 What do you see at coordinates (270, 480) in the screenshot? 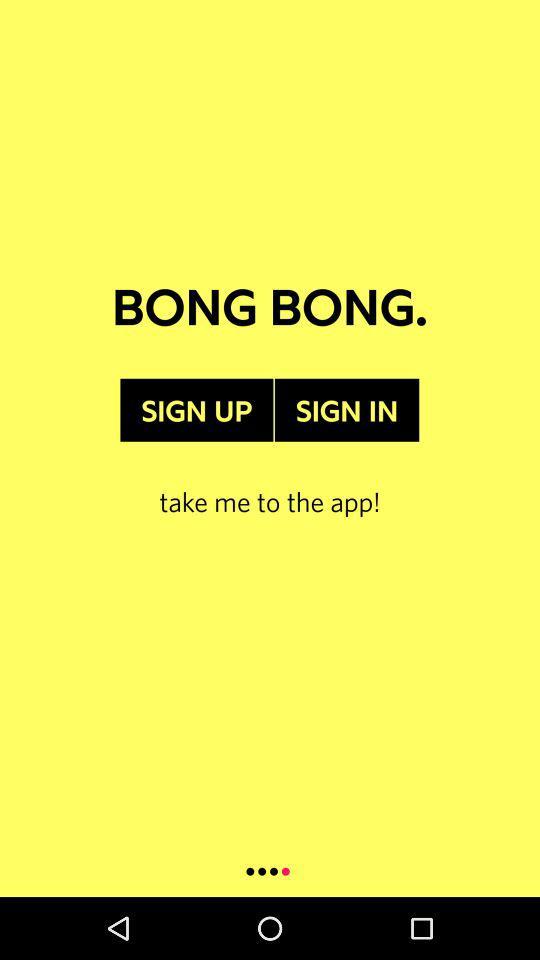
I see `item below the sign up` at bounding box center [270, 480].